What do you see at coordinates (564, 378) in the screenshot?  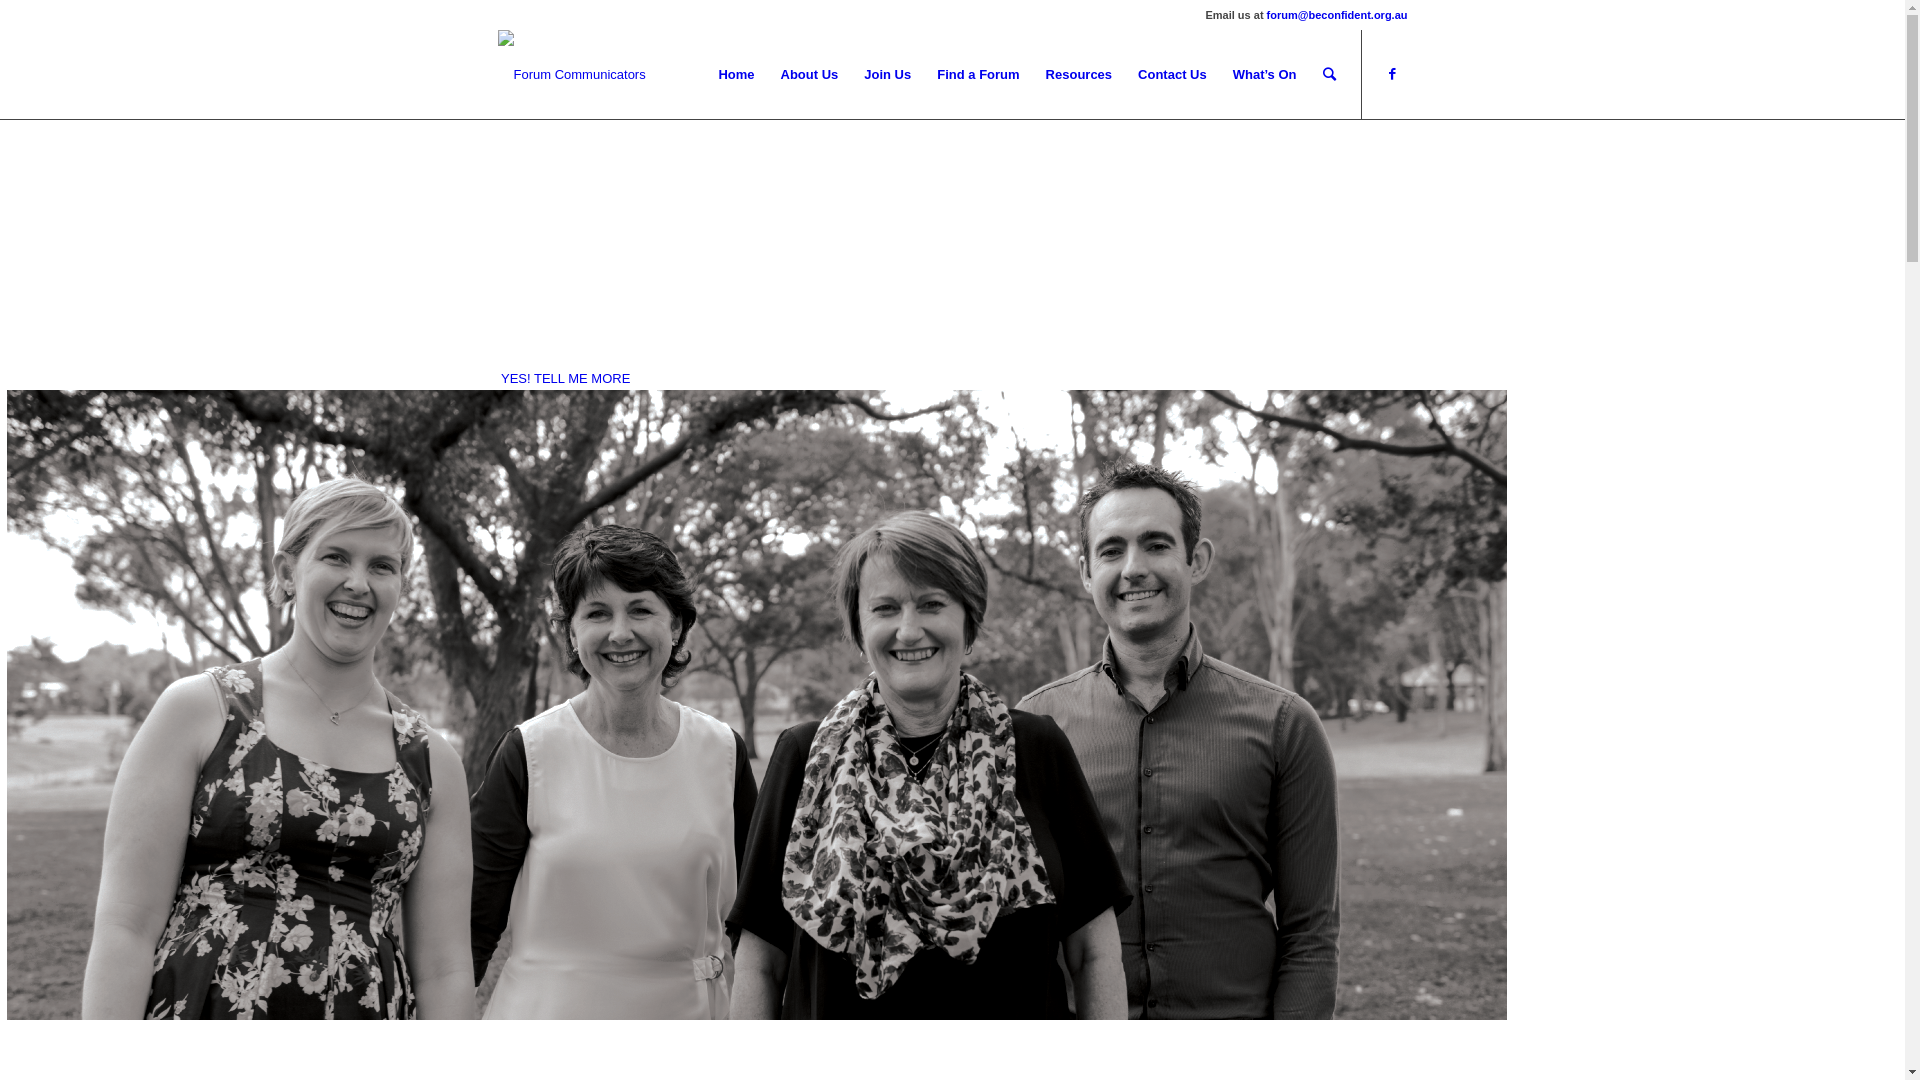 I see `'YES! TELL ME MORE'` at bounding box center [564, 378].